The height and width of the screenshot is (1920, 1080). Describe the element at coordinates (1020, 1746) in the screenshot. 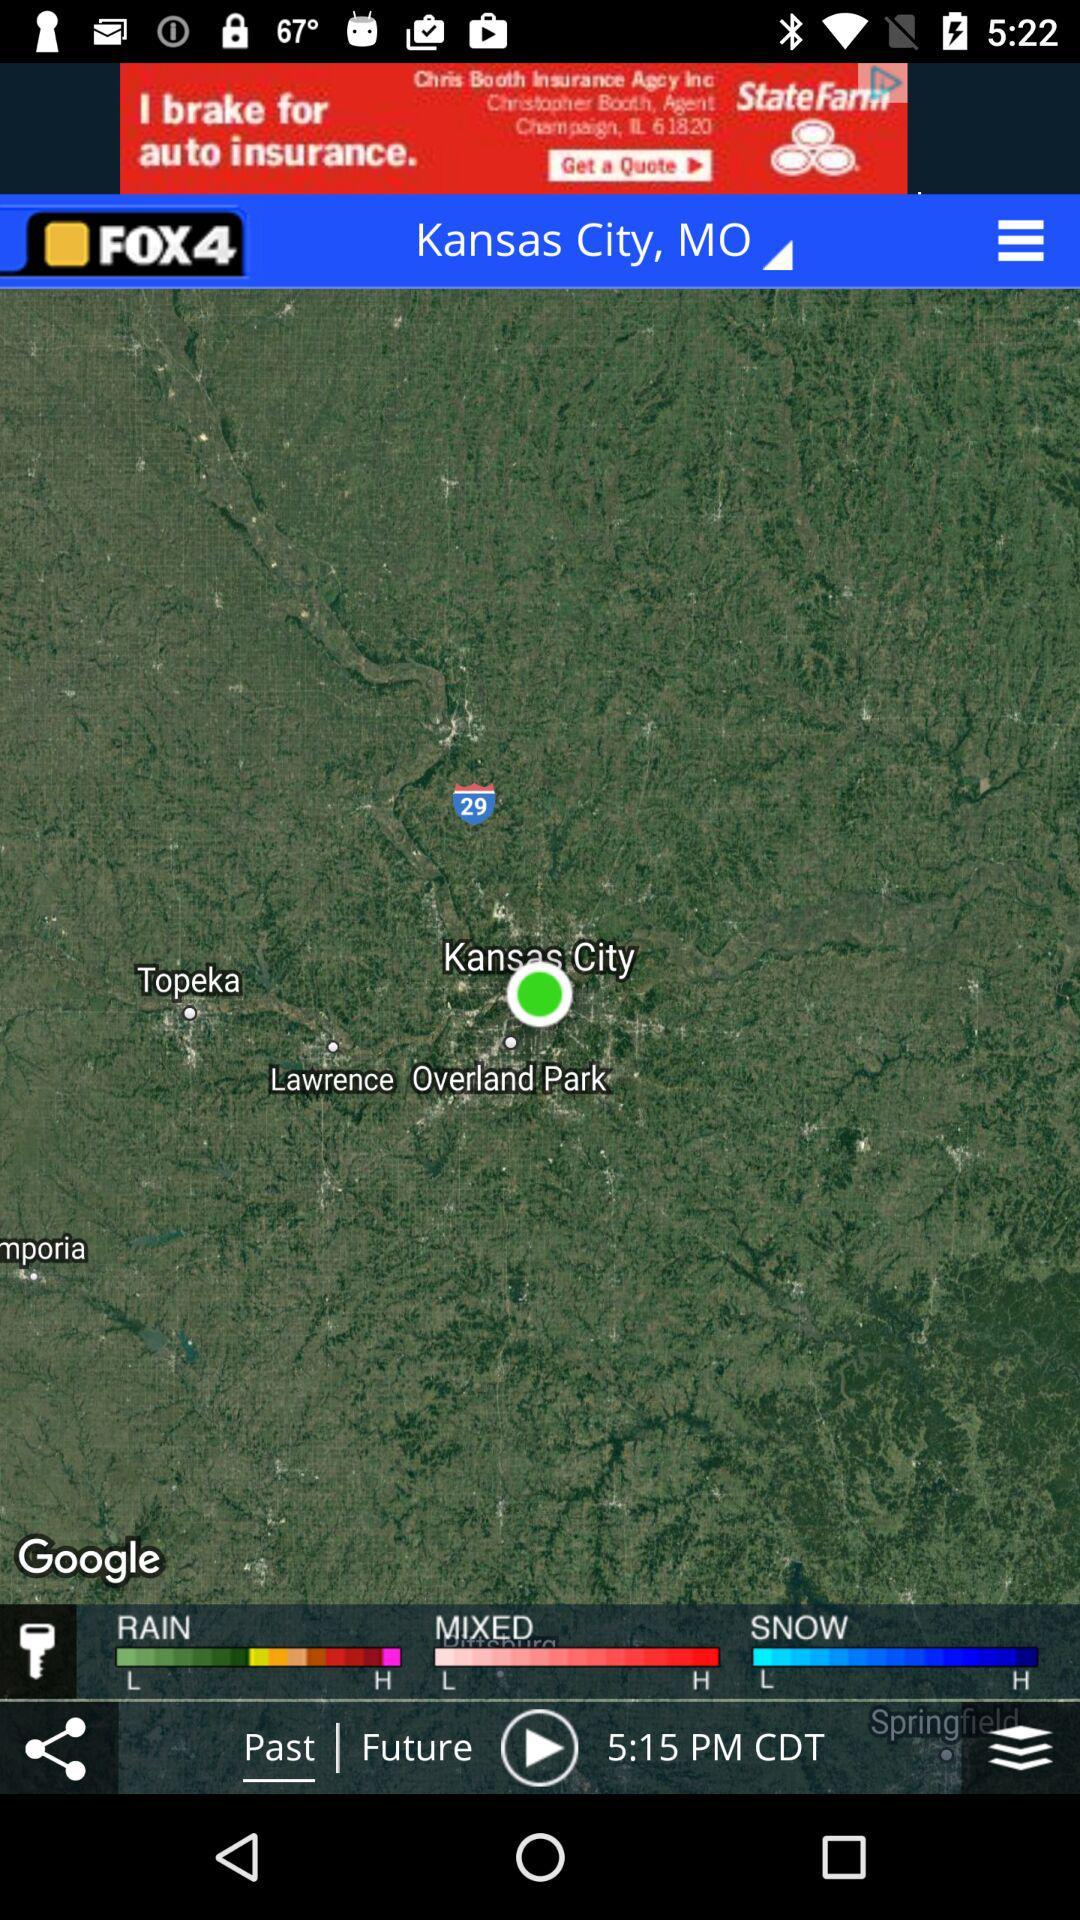

I see `the layers icon` at that location.